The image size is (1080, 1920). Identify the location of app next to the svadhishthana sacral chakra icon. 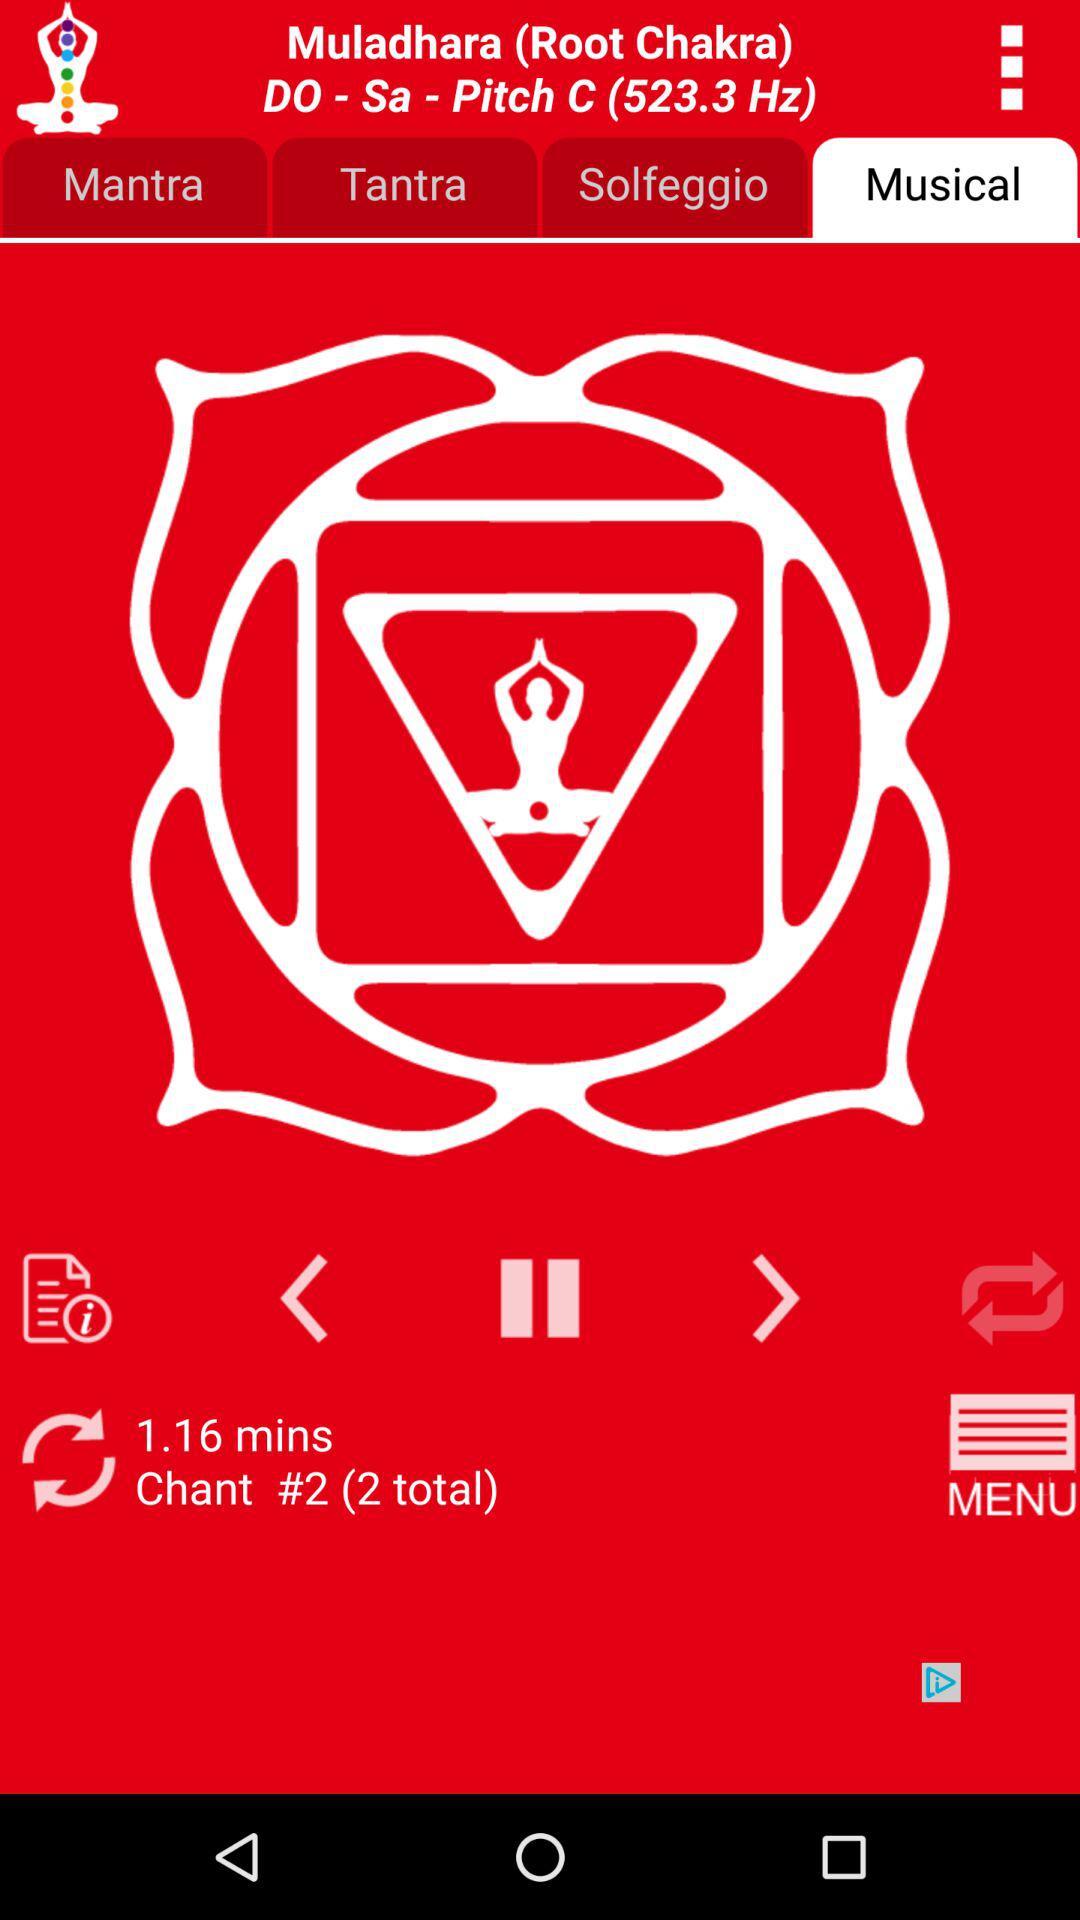
(1012, 67).